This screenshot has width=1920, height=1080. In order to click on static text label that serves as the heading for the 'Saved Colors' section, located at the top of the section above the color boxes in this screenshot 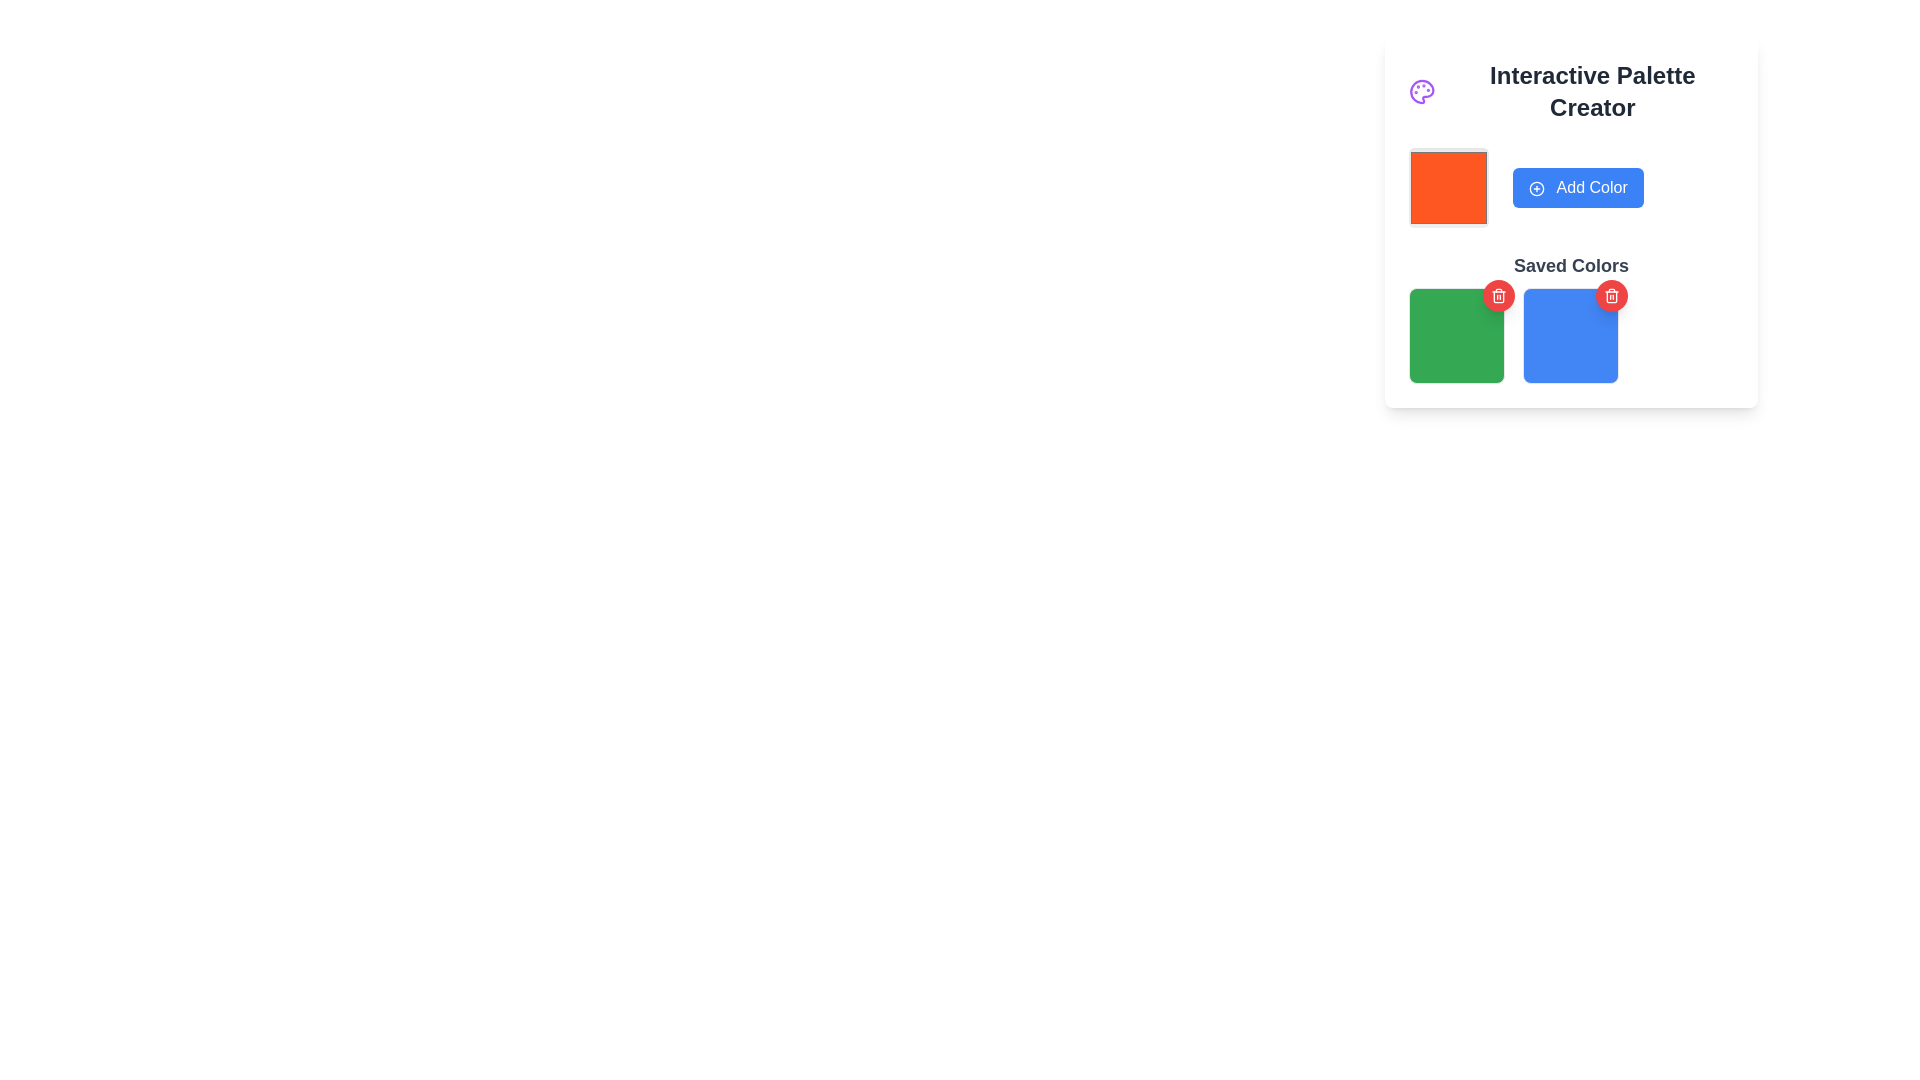, I will do `click(1570, 265)`.